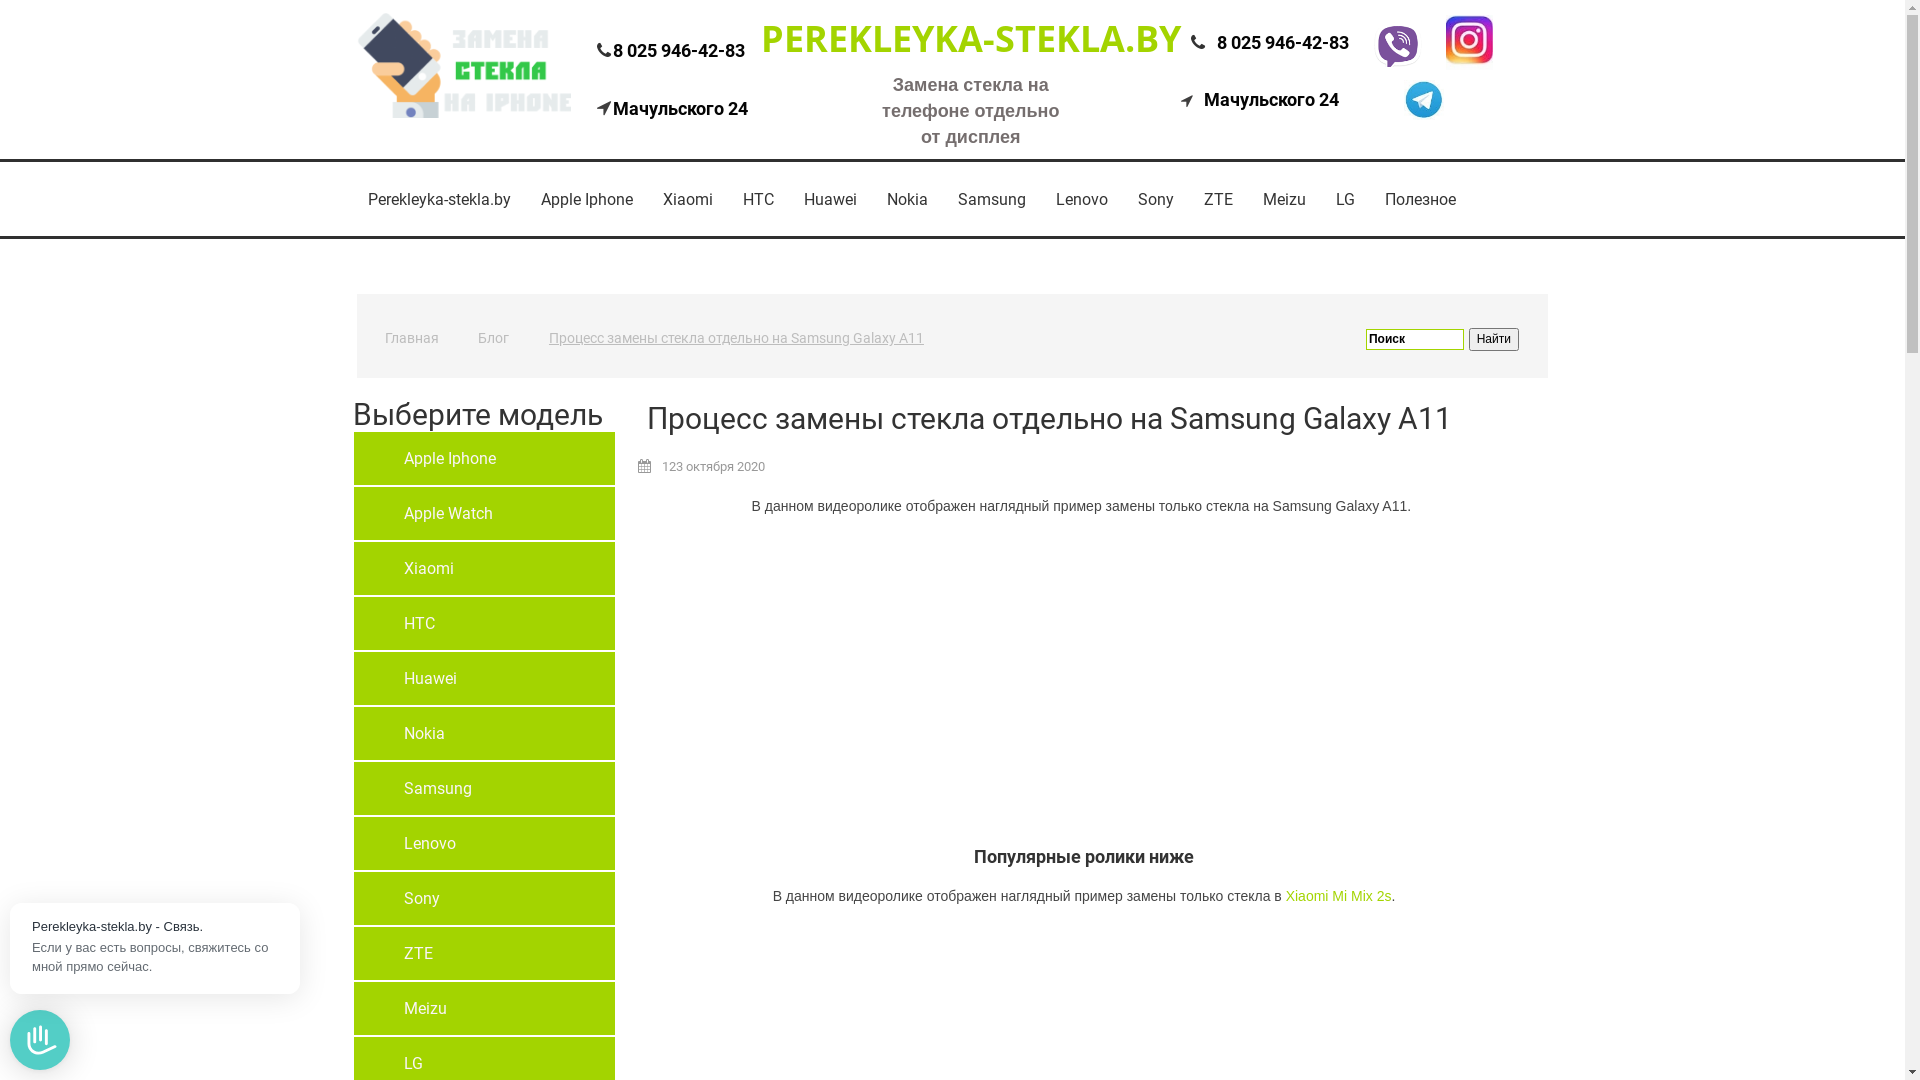 This screenshot has width=1920, height=1080. Describe the element at coordinates (1155, 200) in the screenshot. I see `'Sony'` at that location.